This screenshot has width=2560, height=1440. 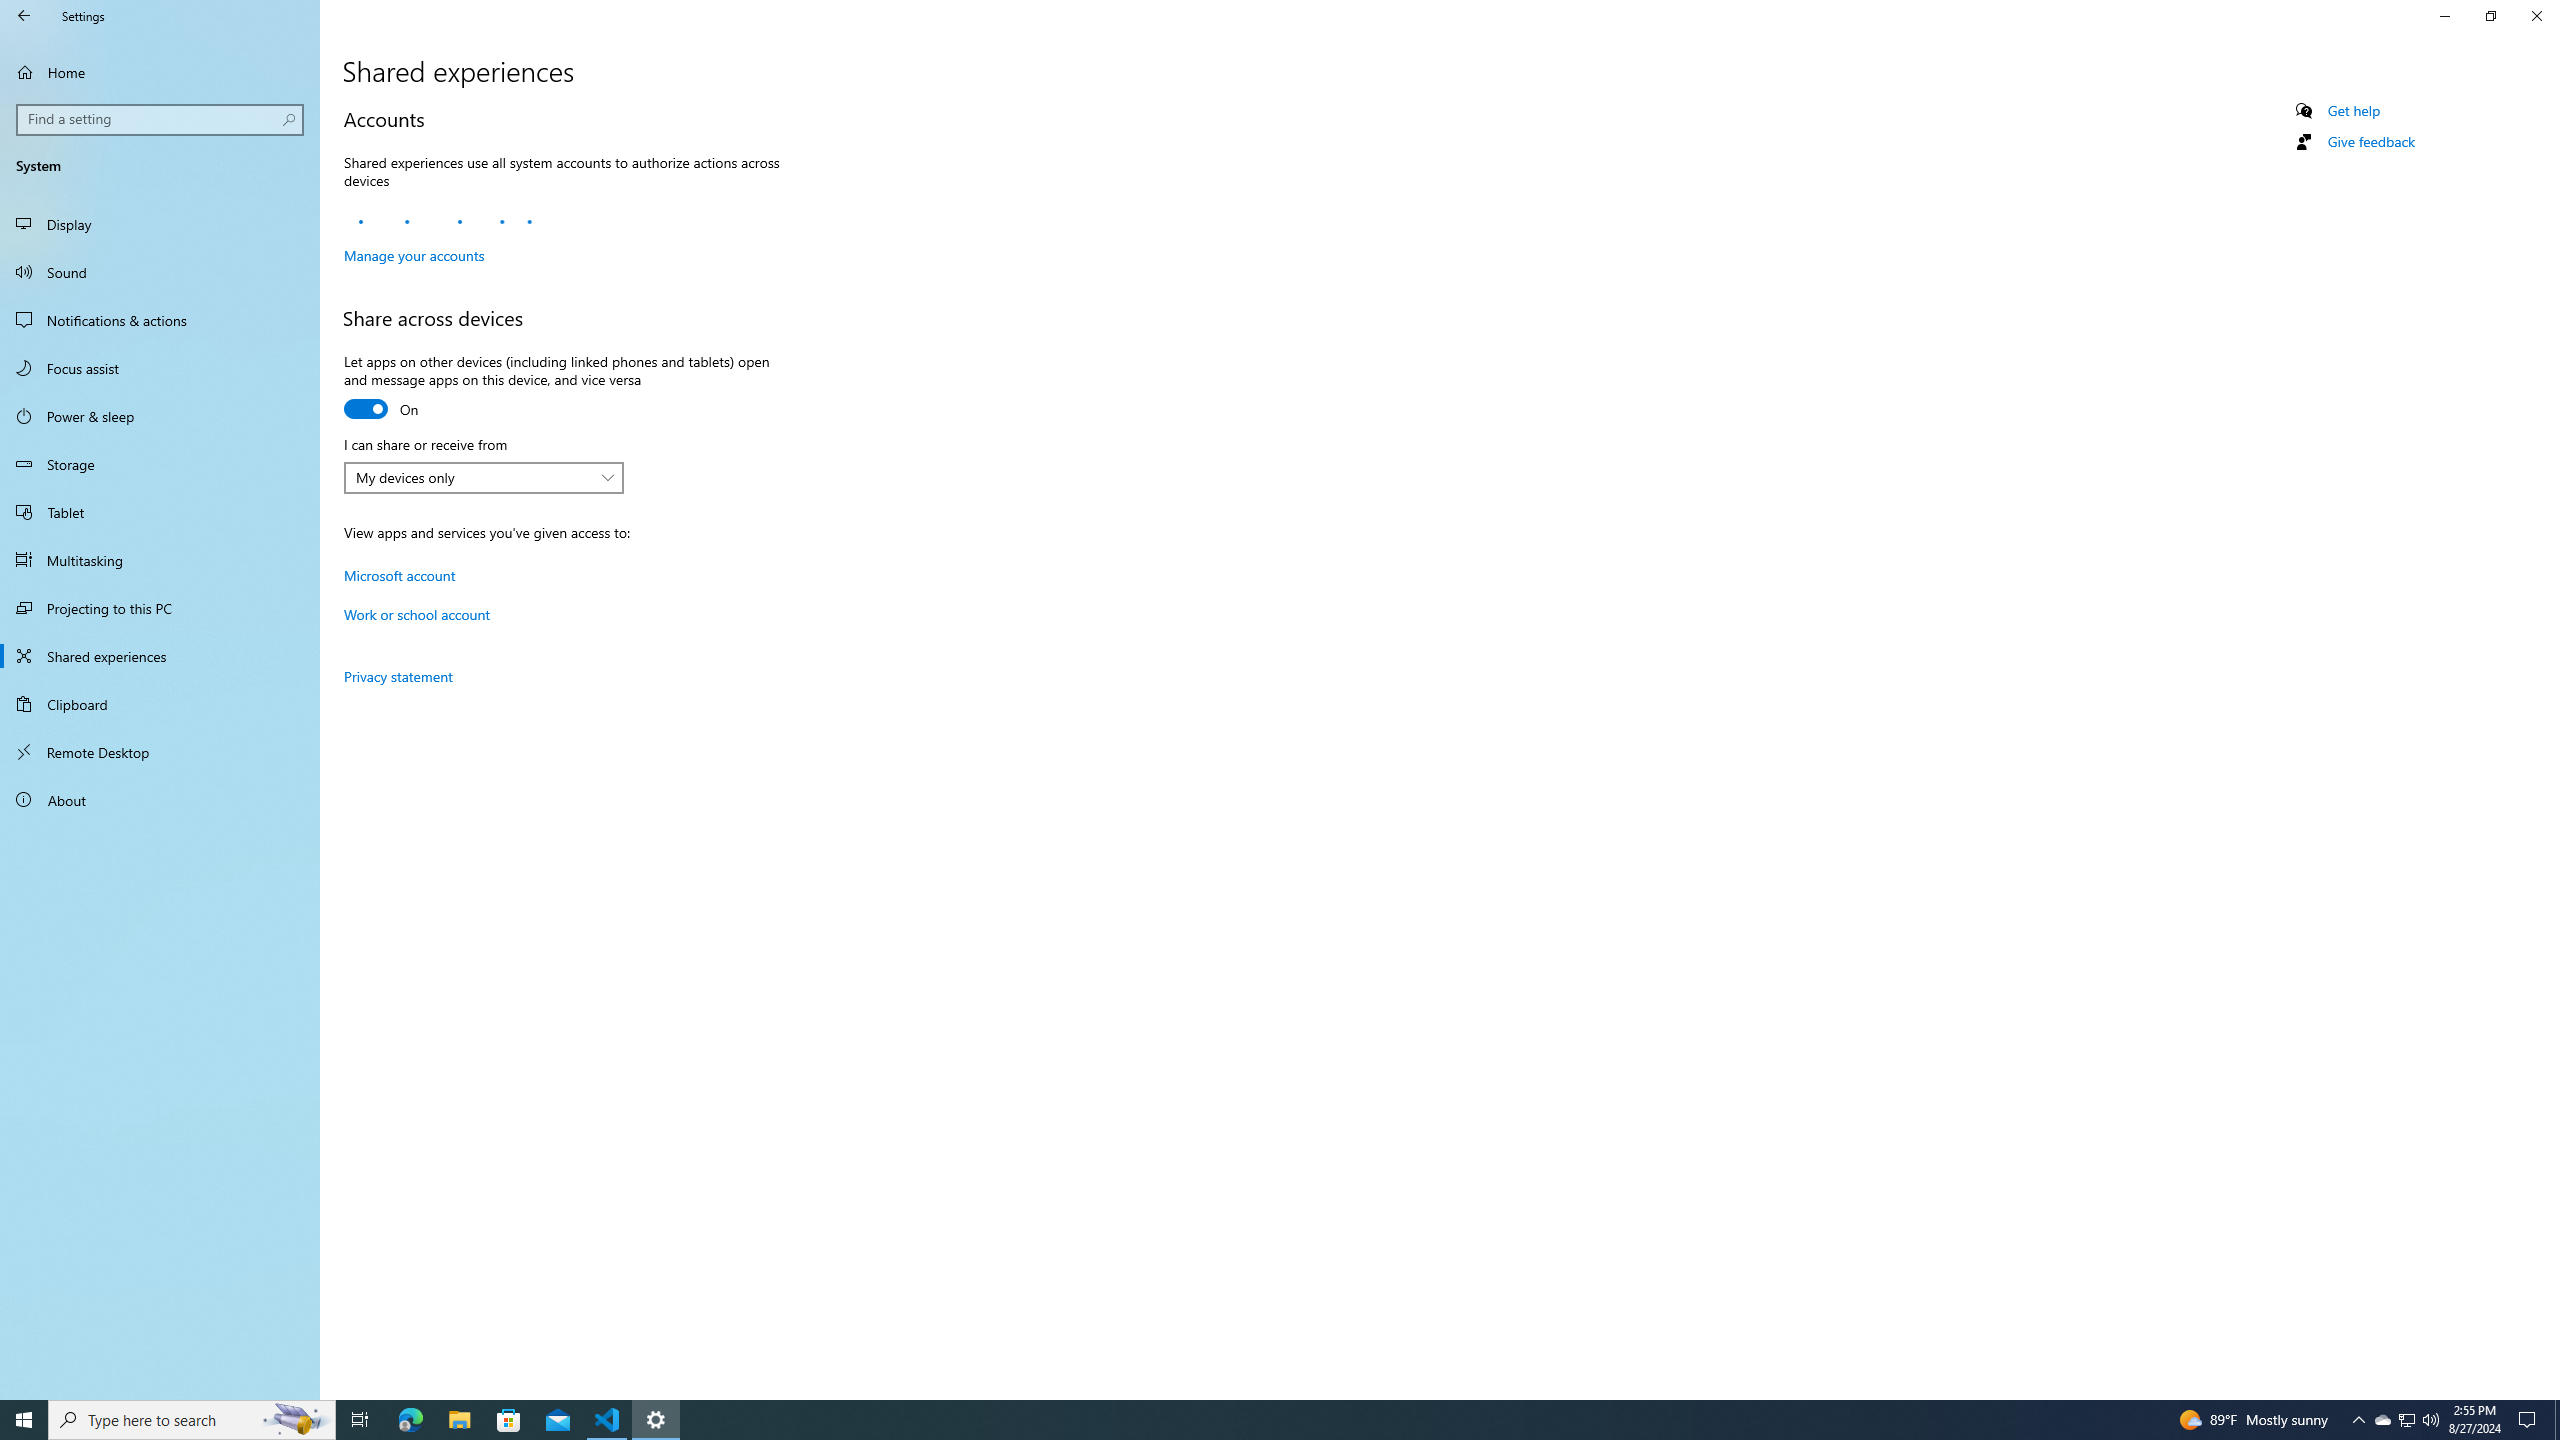 What do you see at coordinates (159, 798) in the screenshot?
I see `'About'` at bounding box center [159, 798].